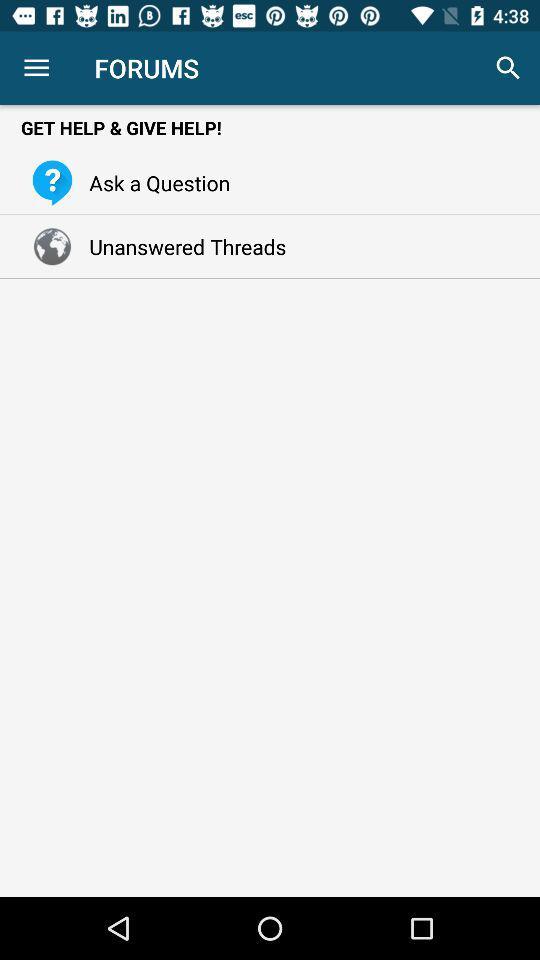 The image size is (540, 960). What do you see at coordinates (153, 182) in the screenshot?
I see `ask a question icon` at bounding box center [153, 182].